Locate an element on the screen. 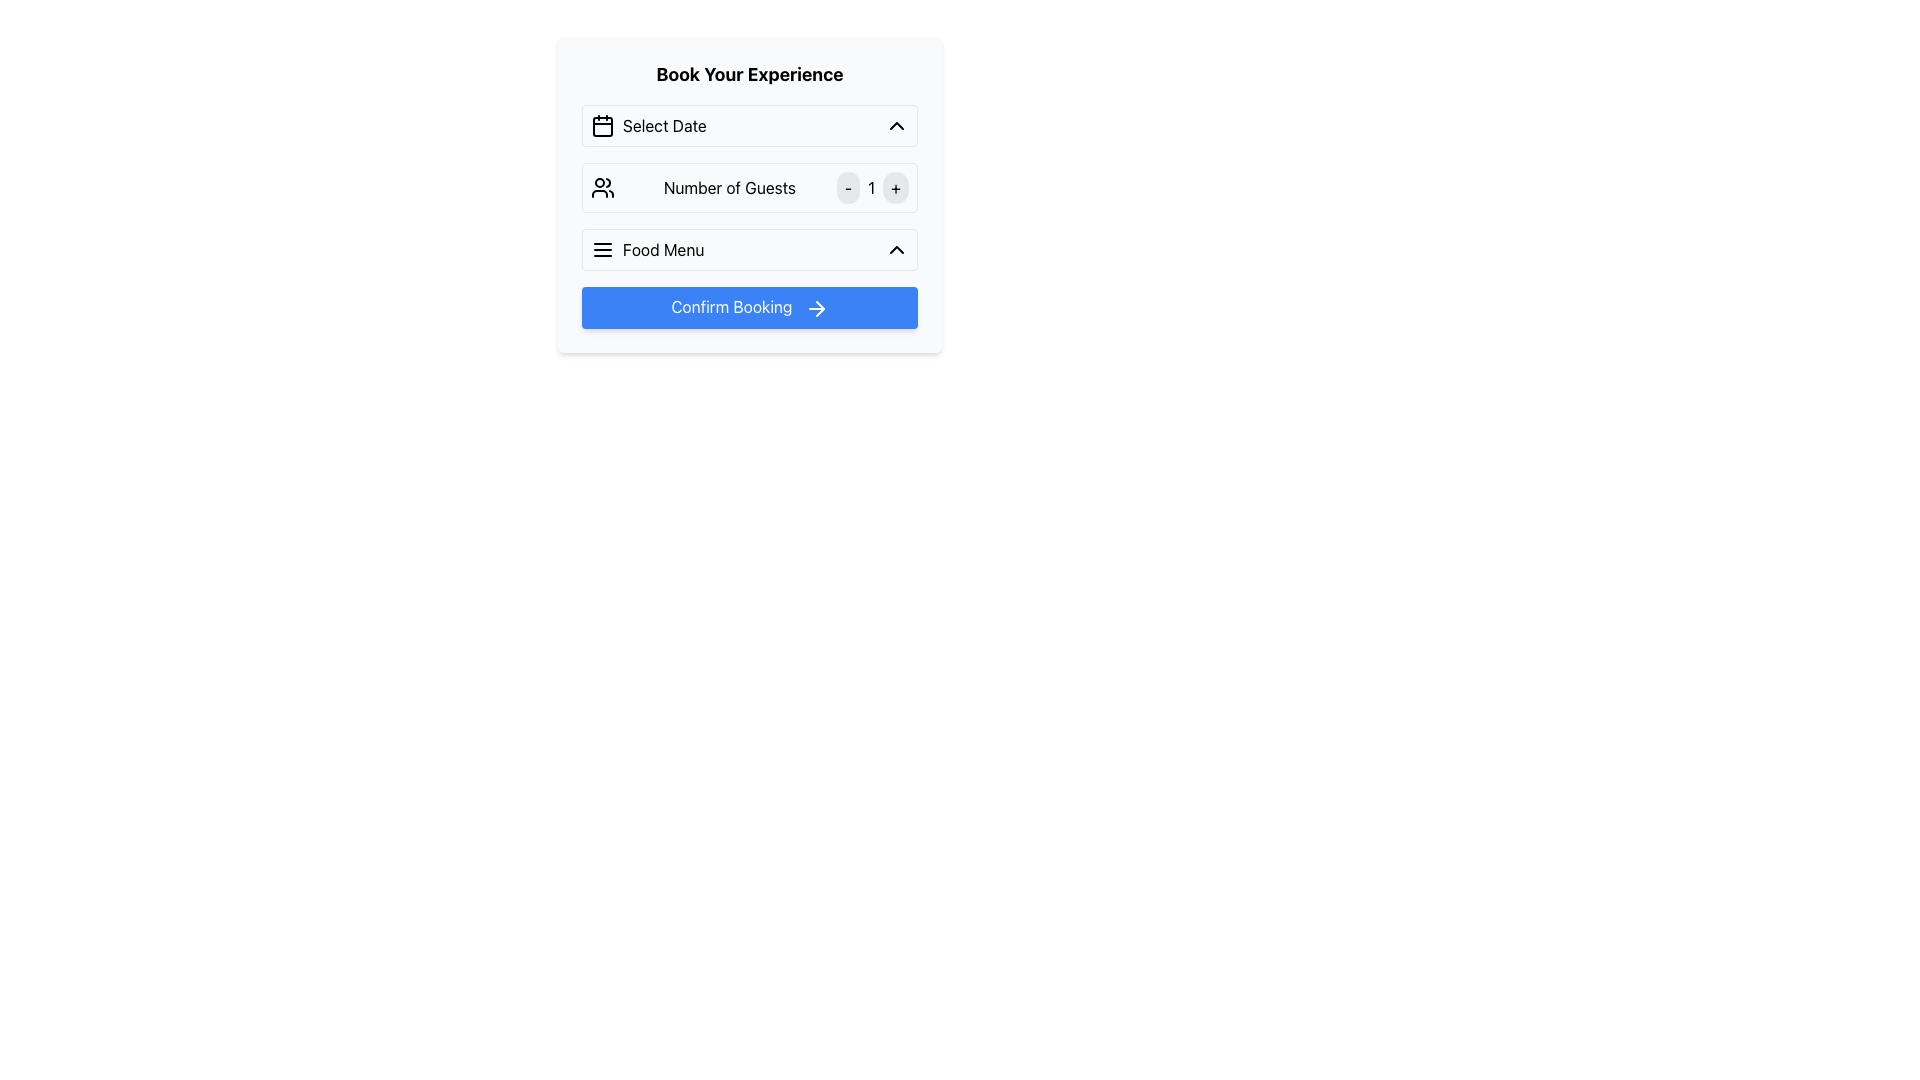 The width and height of the screenshot is (1920, 1080). the clickable icon located at the far right side of the 'Food Menu' section is located at coordinates (896, 249).